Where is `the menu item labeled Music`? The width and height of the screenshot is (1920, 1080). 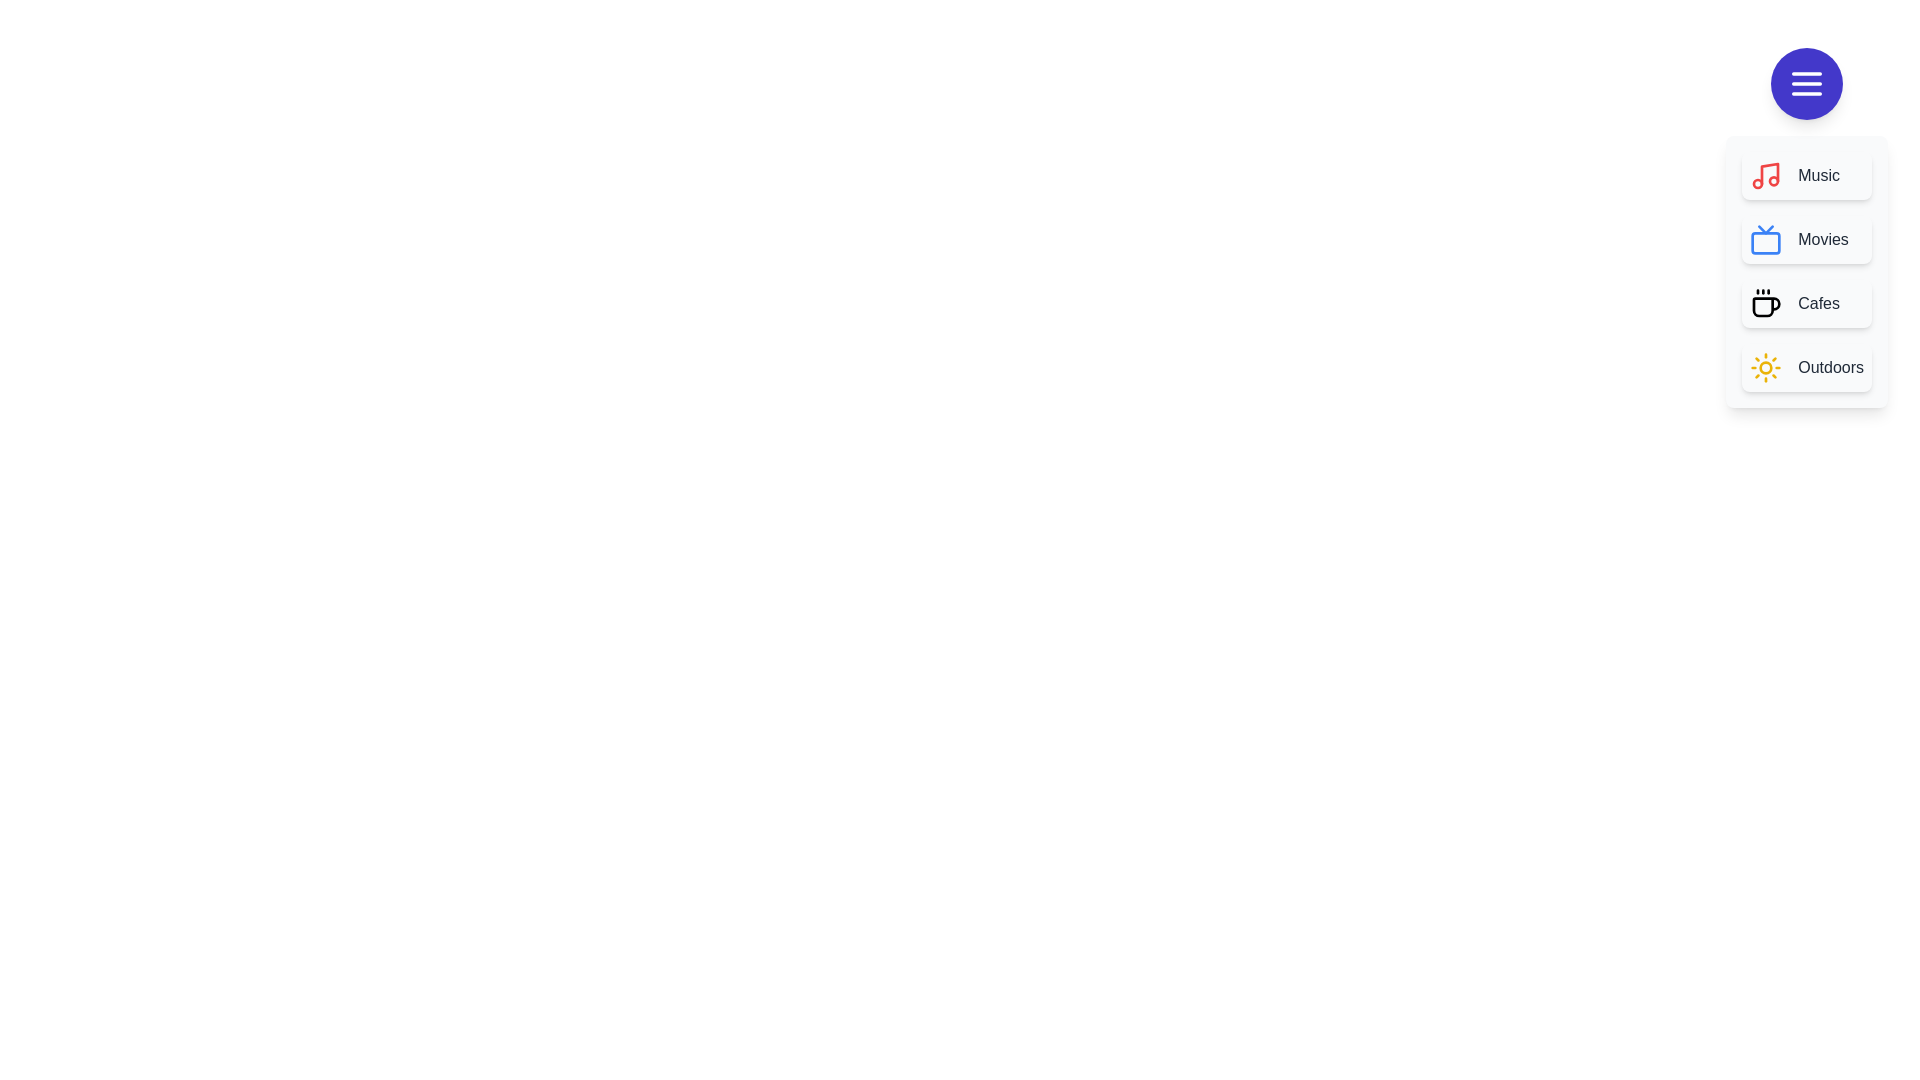 the menu item labeled Music is located at coordinates (1806, 175).